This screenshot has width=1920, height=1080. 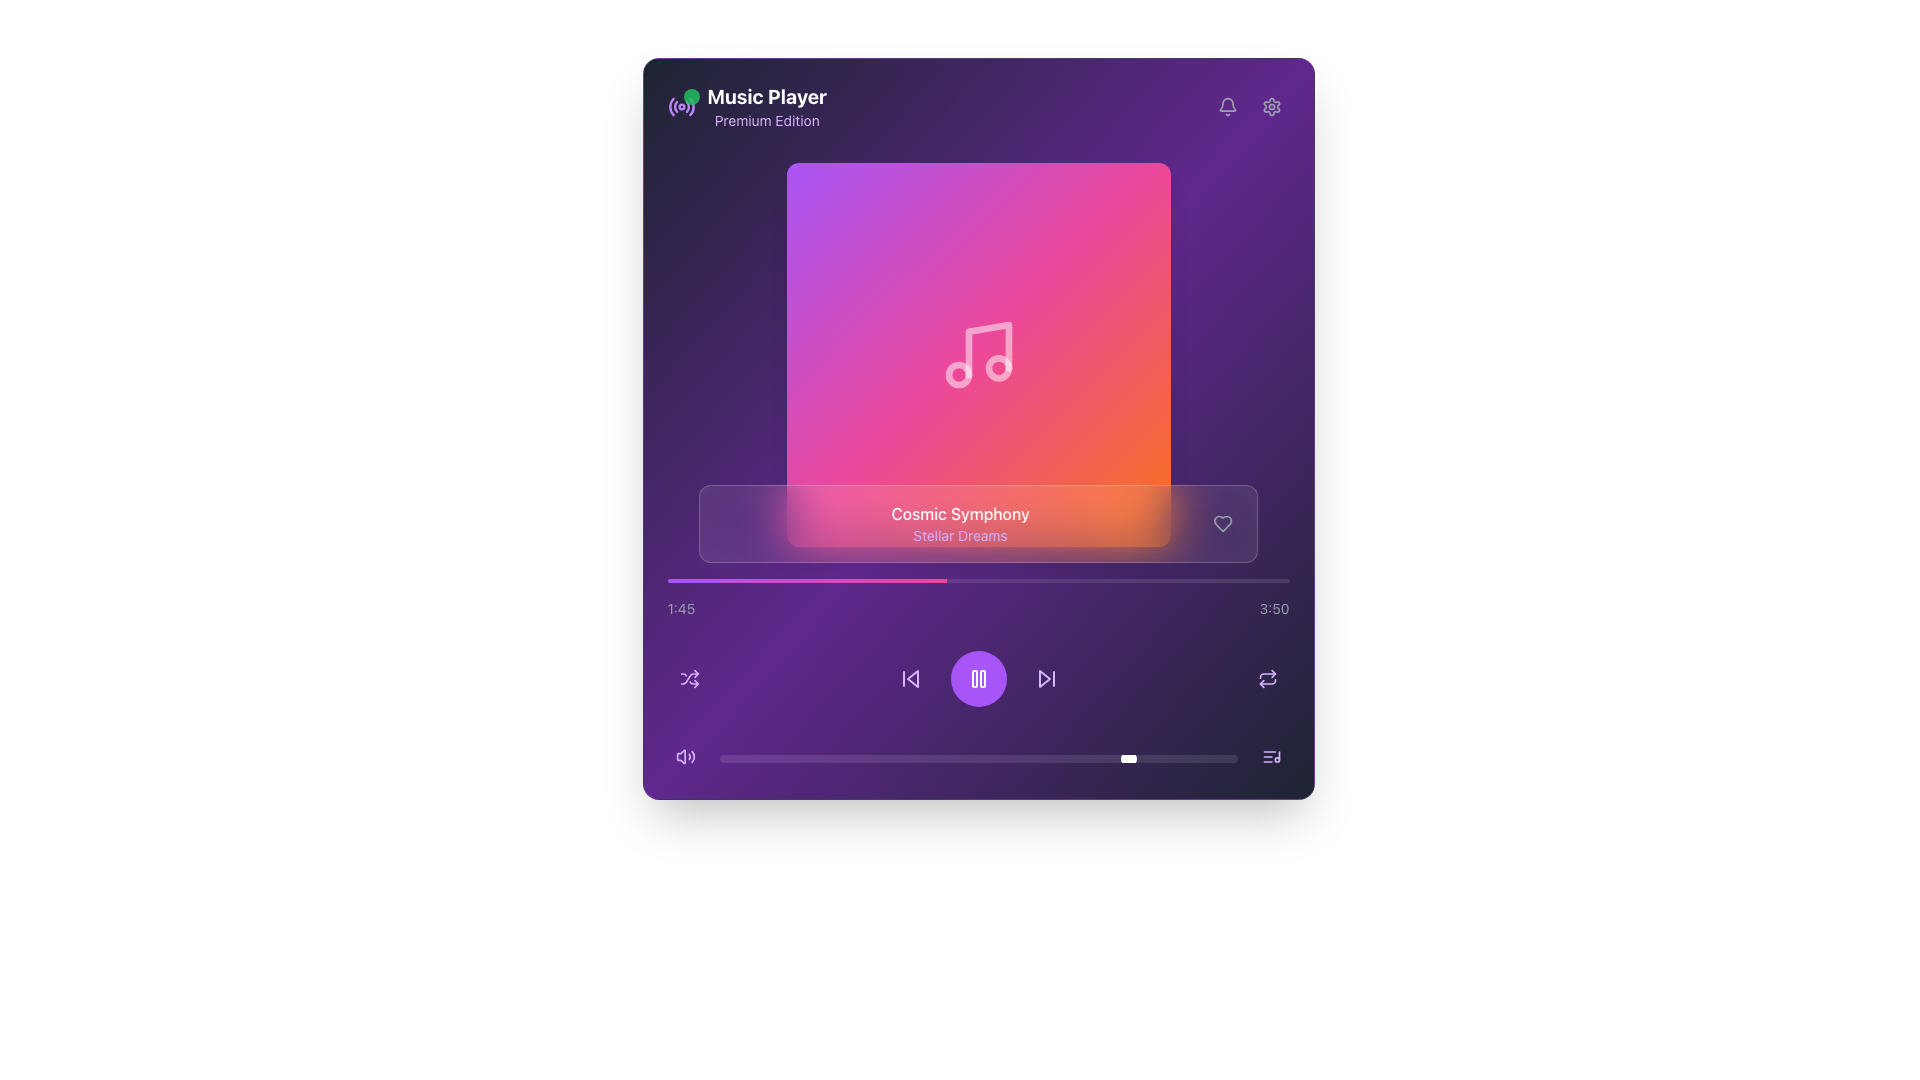 I want to click on the icon next to the 'Music Player' text at the top-left of the interface, so click(x=681, y=107).